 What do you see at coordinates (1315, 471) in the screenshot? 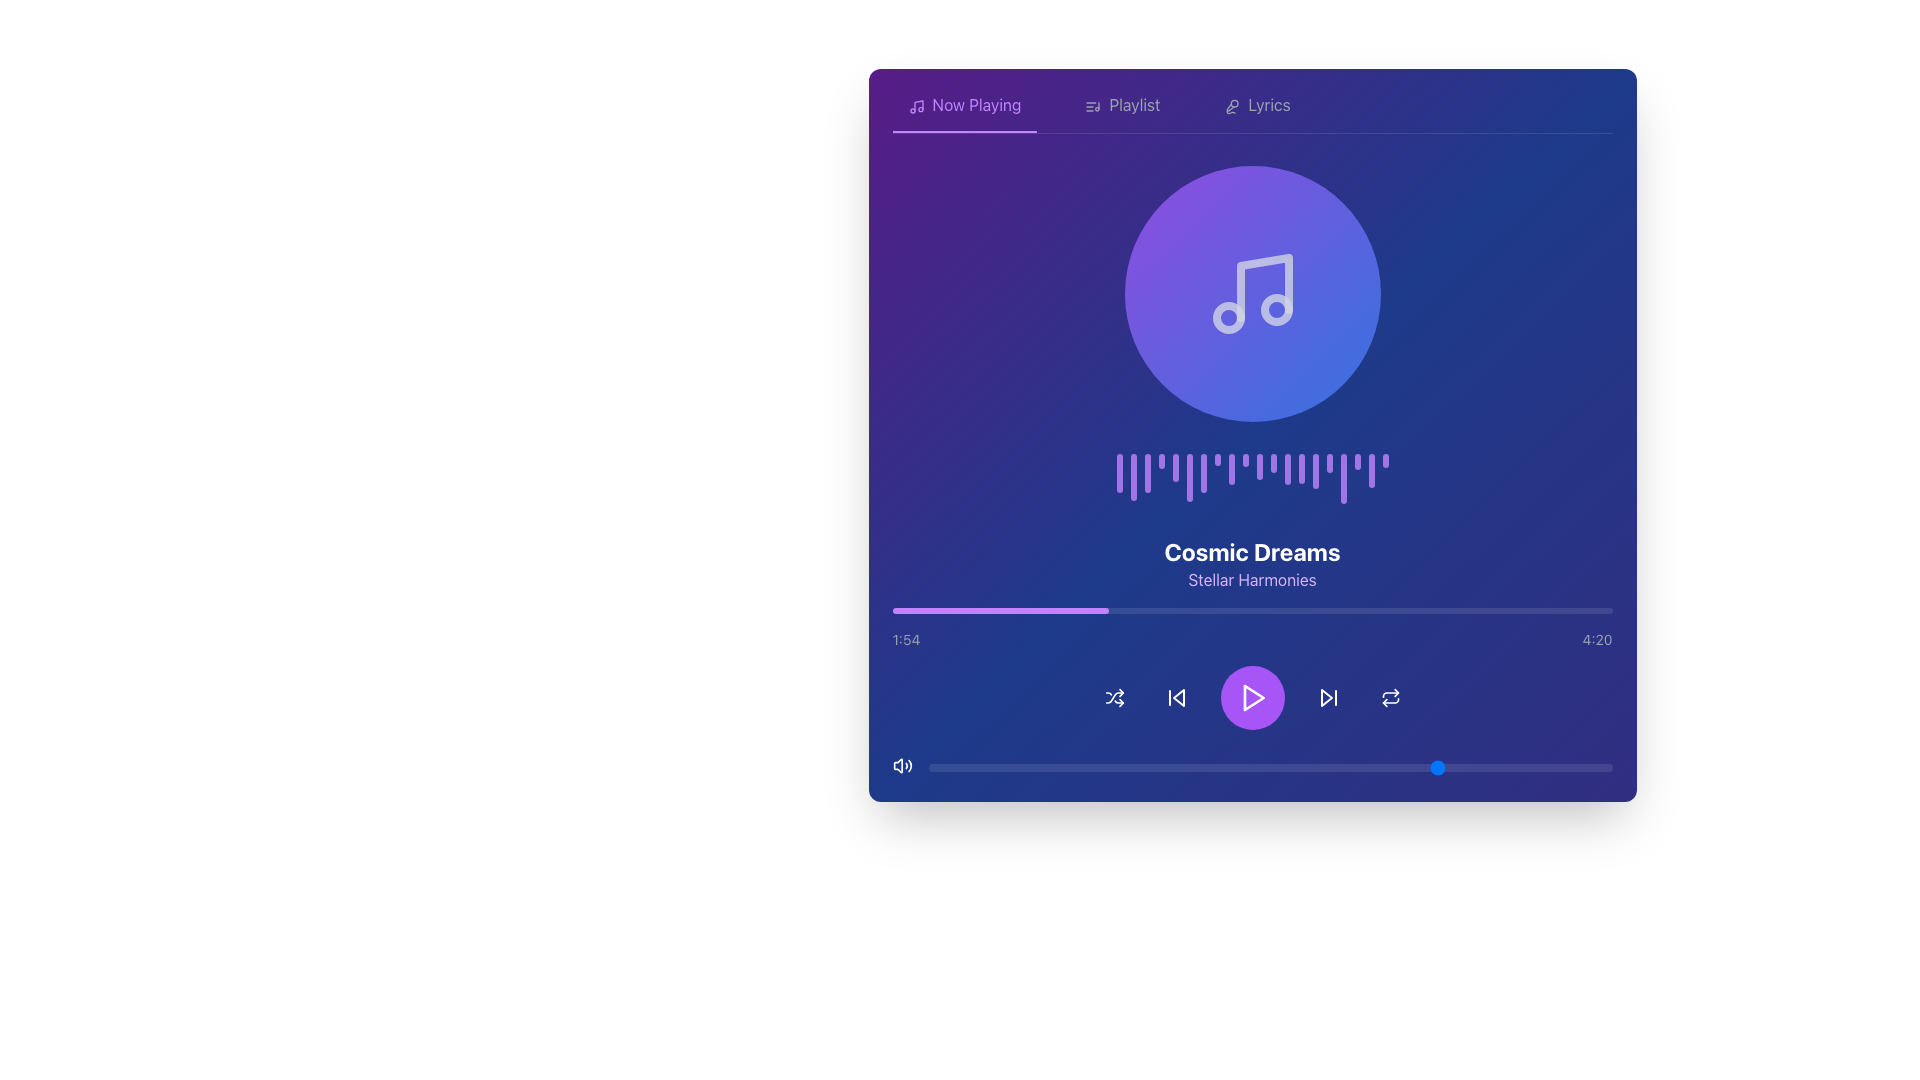
I see `the fifteenth vertical bar styled as a rounded rectangle with a gradient purple color, located centrally under the music note icon` at bounding box center [1315, 471].